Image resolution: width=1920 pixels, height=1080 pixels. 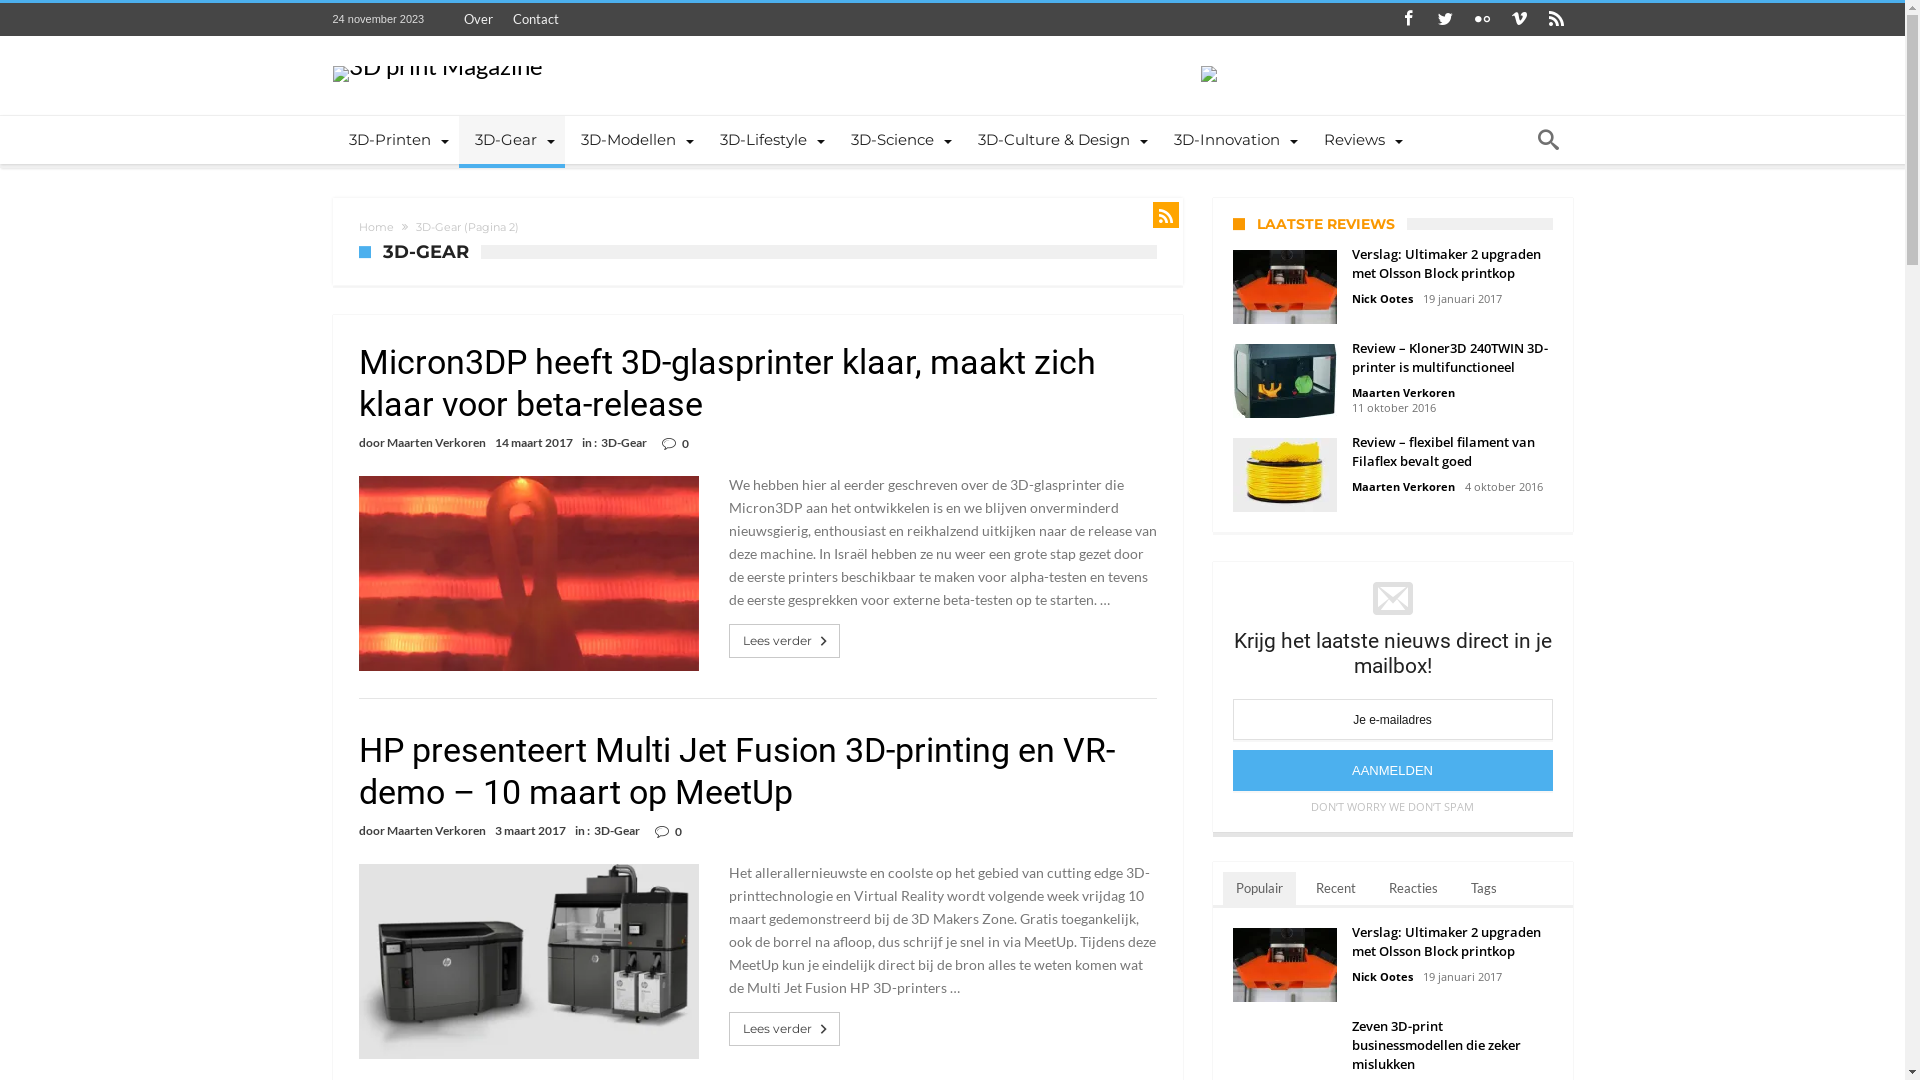 What do you see at coordinates (477, 19) in the screenshot?
I see `'Over'` at bounding box center [477, 19].